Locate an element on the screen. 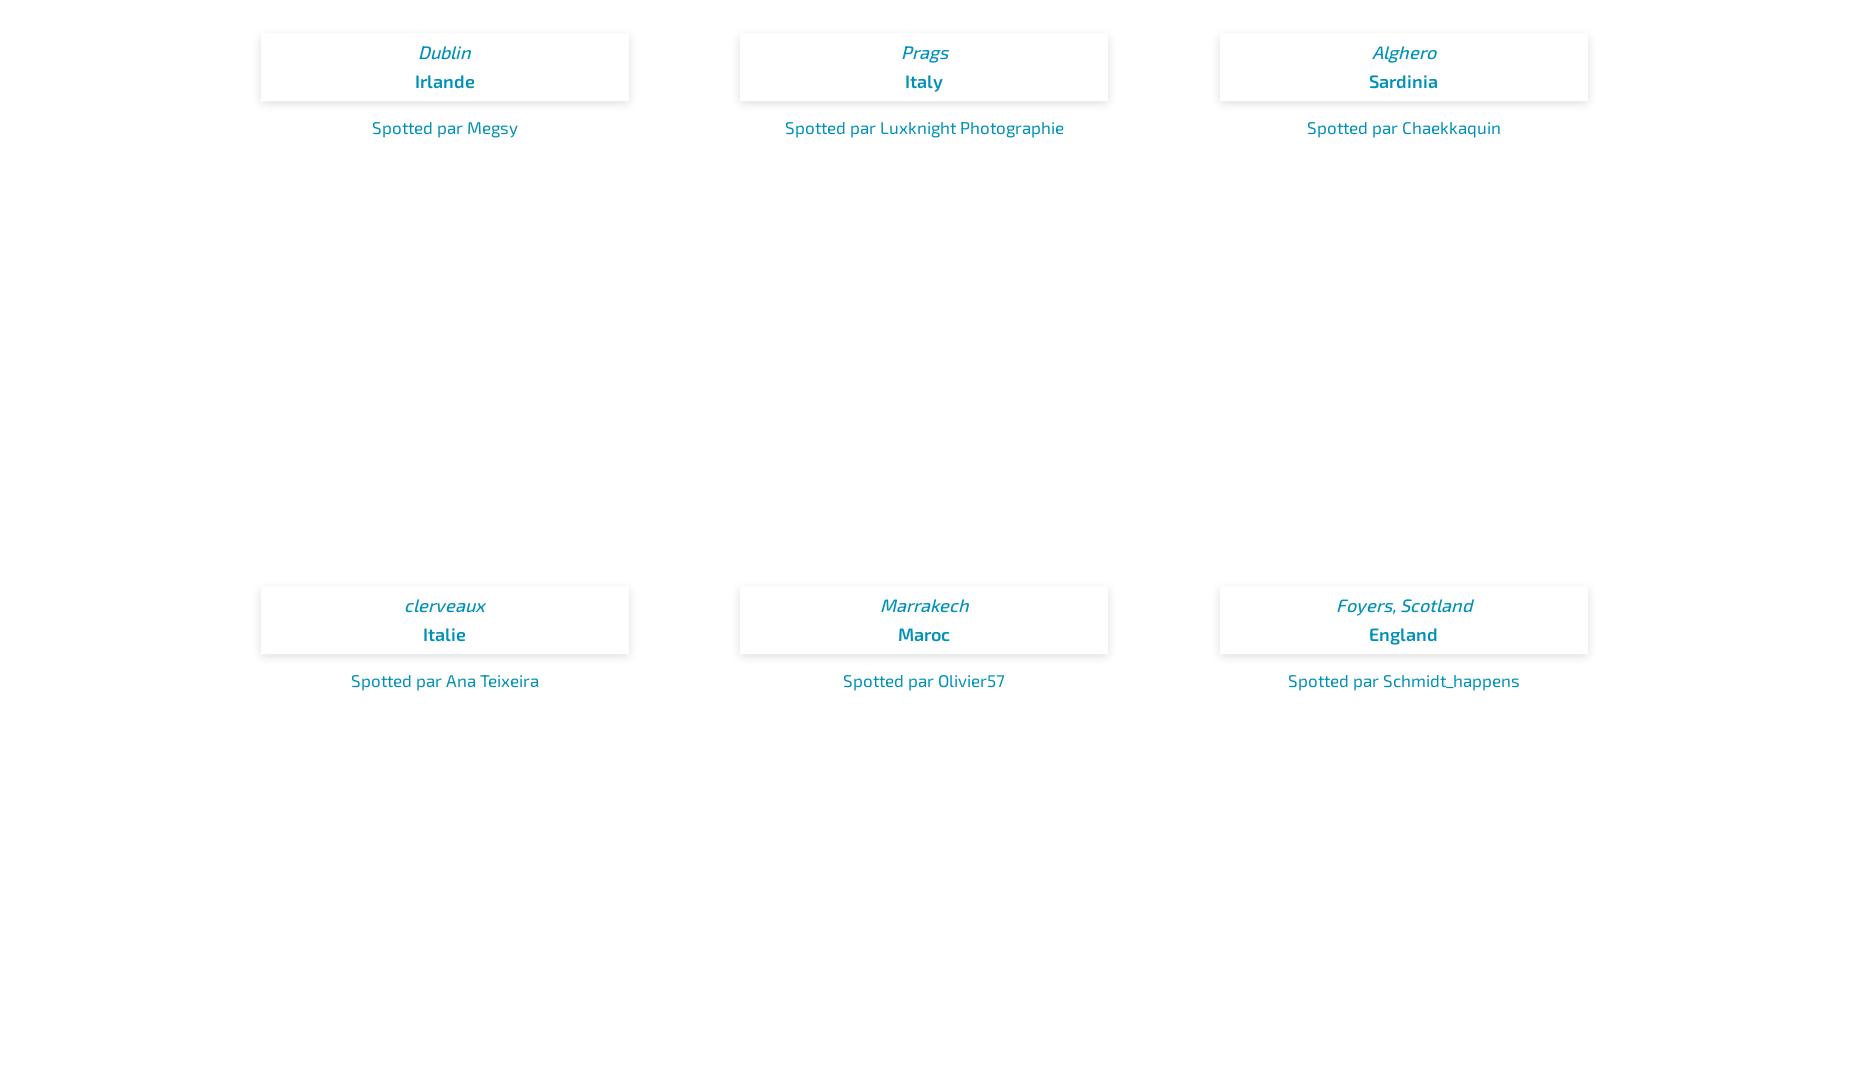 The image size is (1850, 1074). 'Spotted par Schmidt_happens' is located at coordinates (1403, 677).